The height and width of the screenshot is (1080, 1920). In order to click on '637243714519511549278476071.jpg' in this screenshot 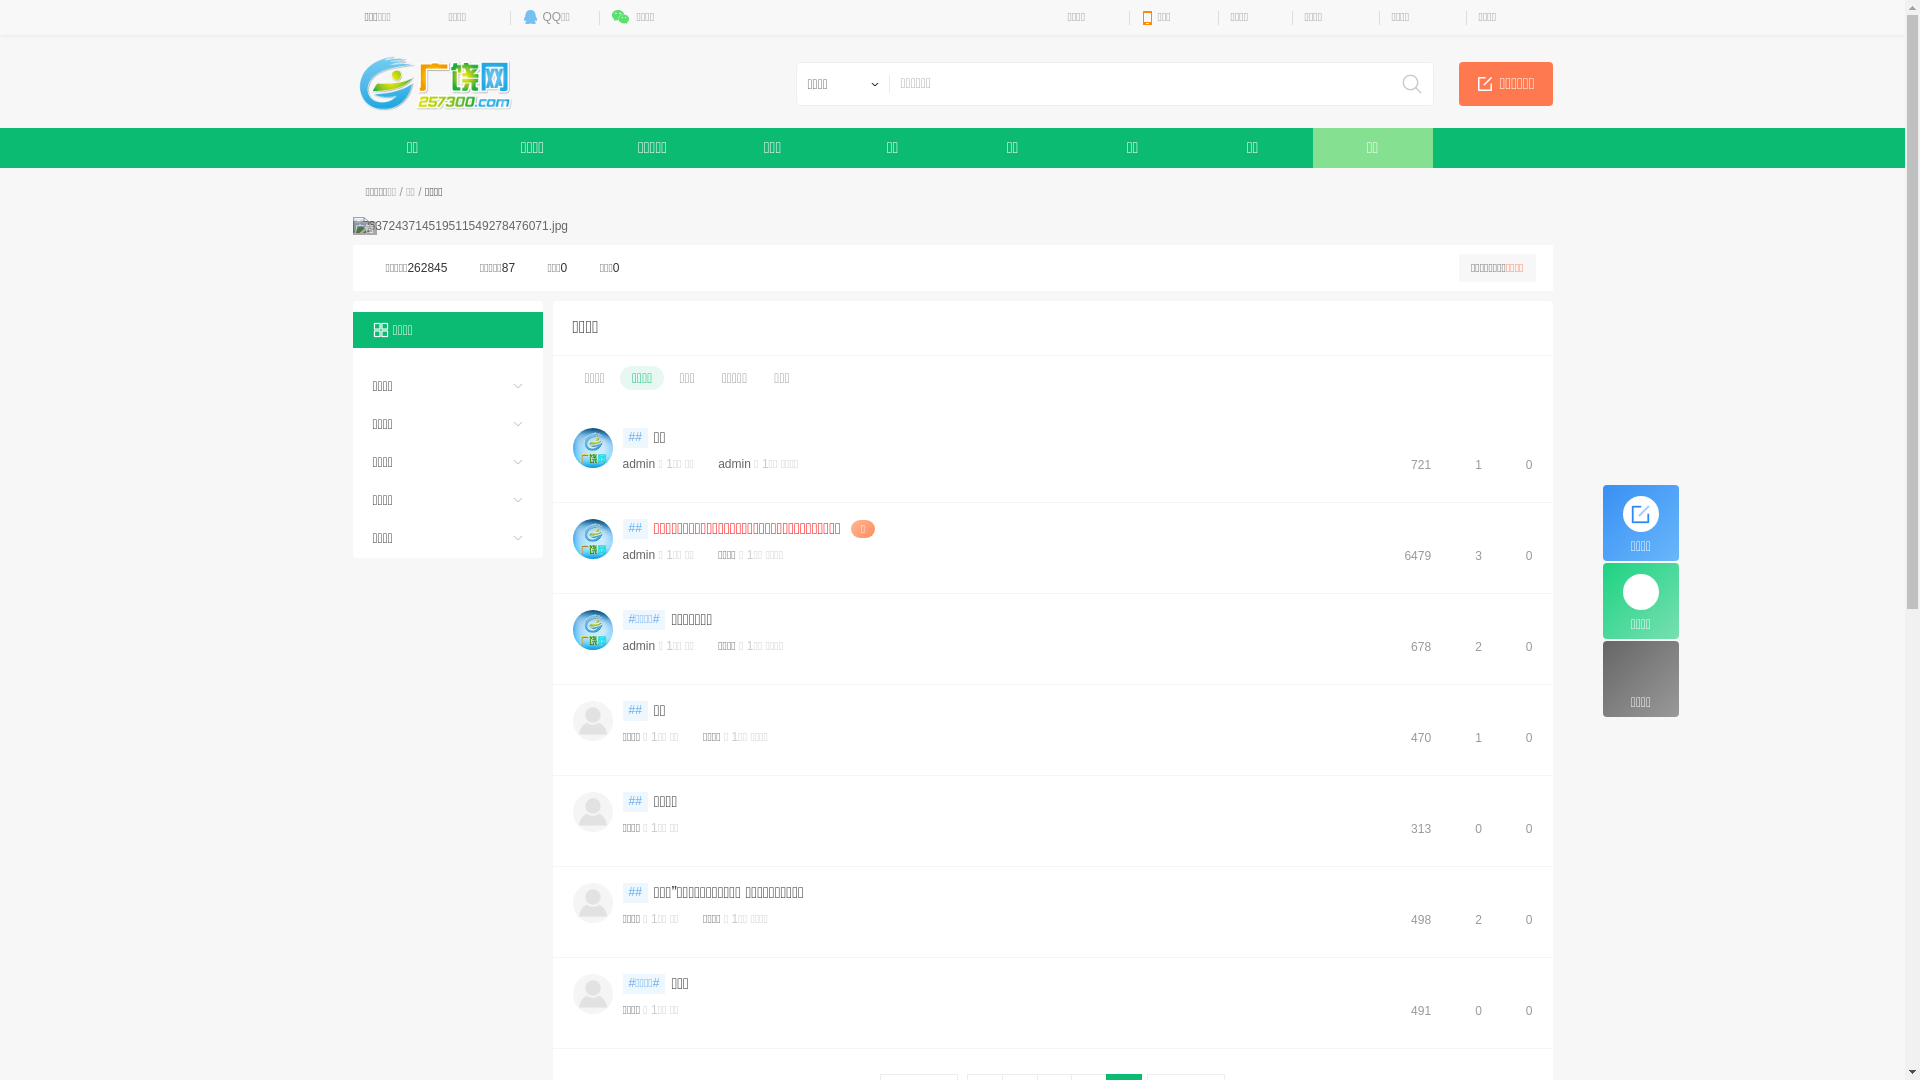, I will do `click(459, 225)`.